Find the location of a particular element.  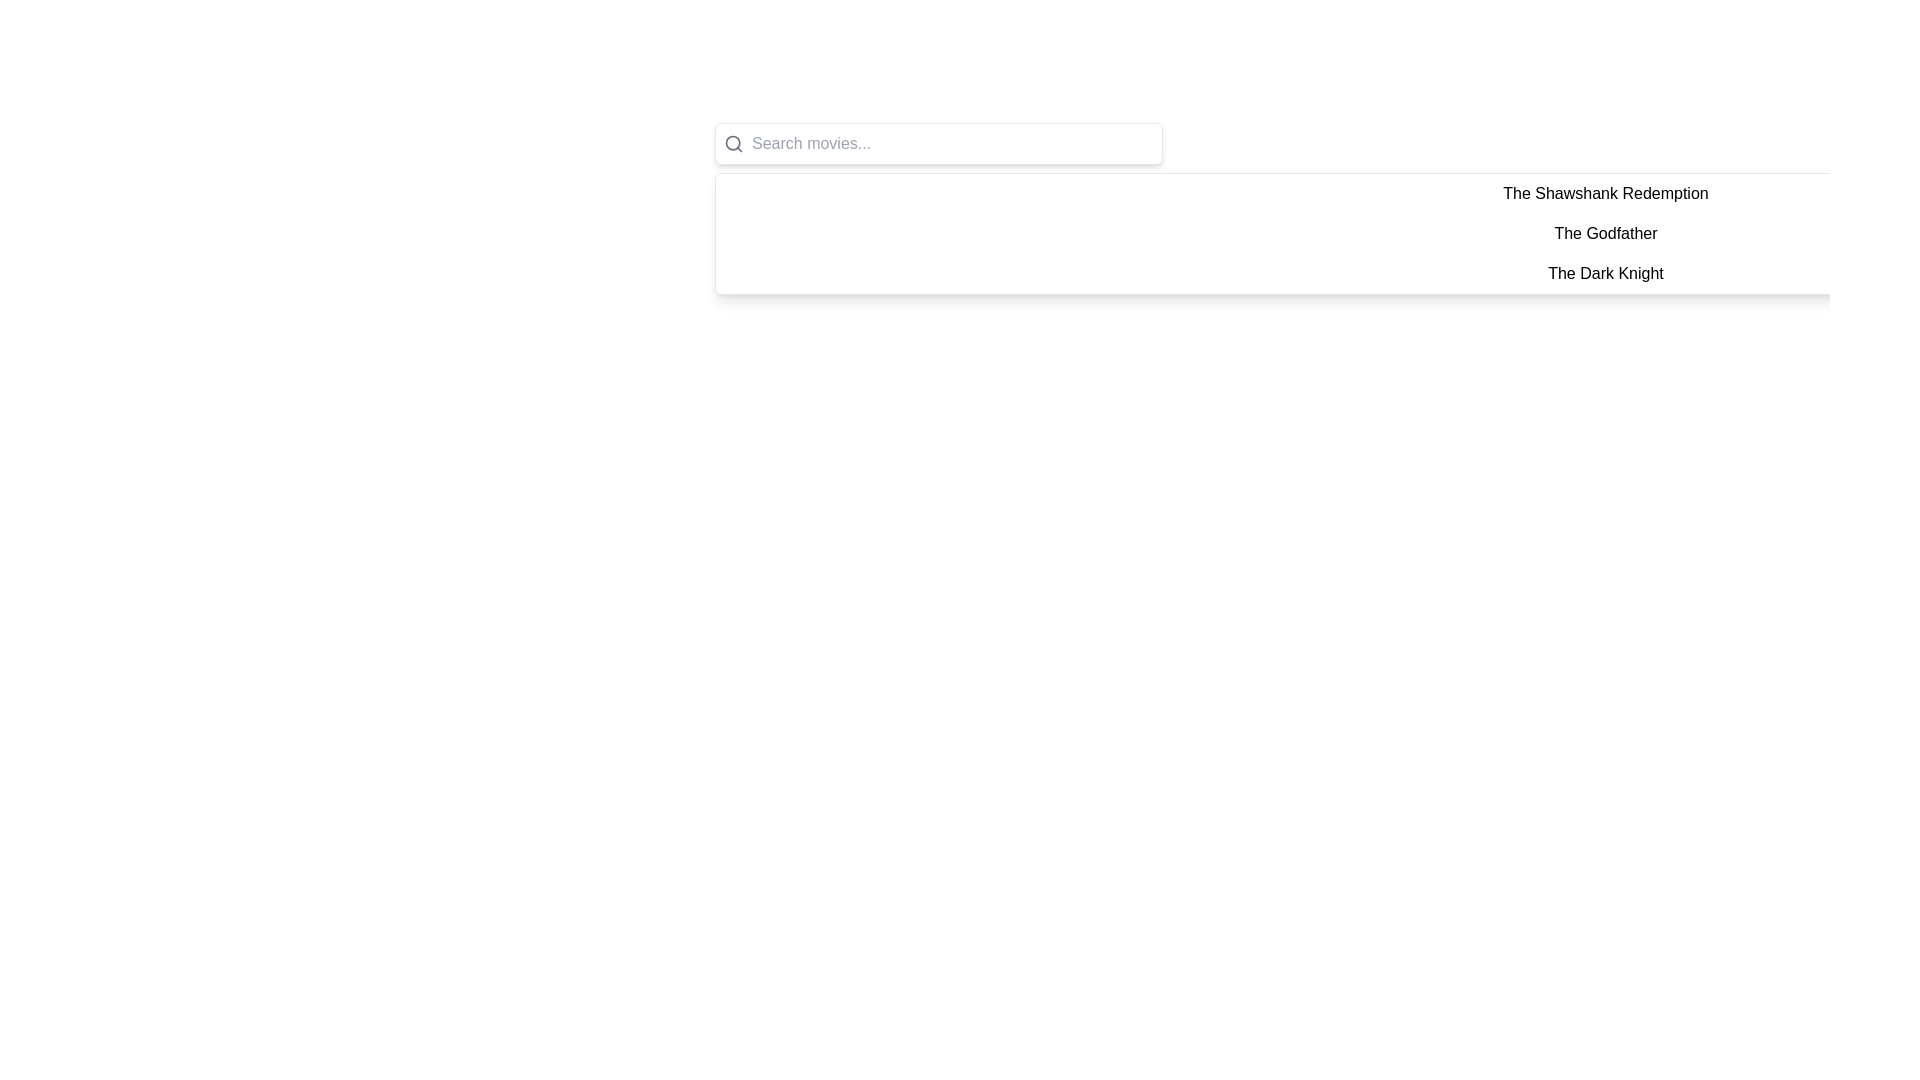

the search icon located on the leftmost side of the search bar that has the placeholder text 'Search movies...' is located at coordinates (733, 142).